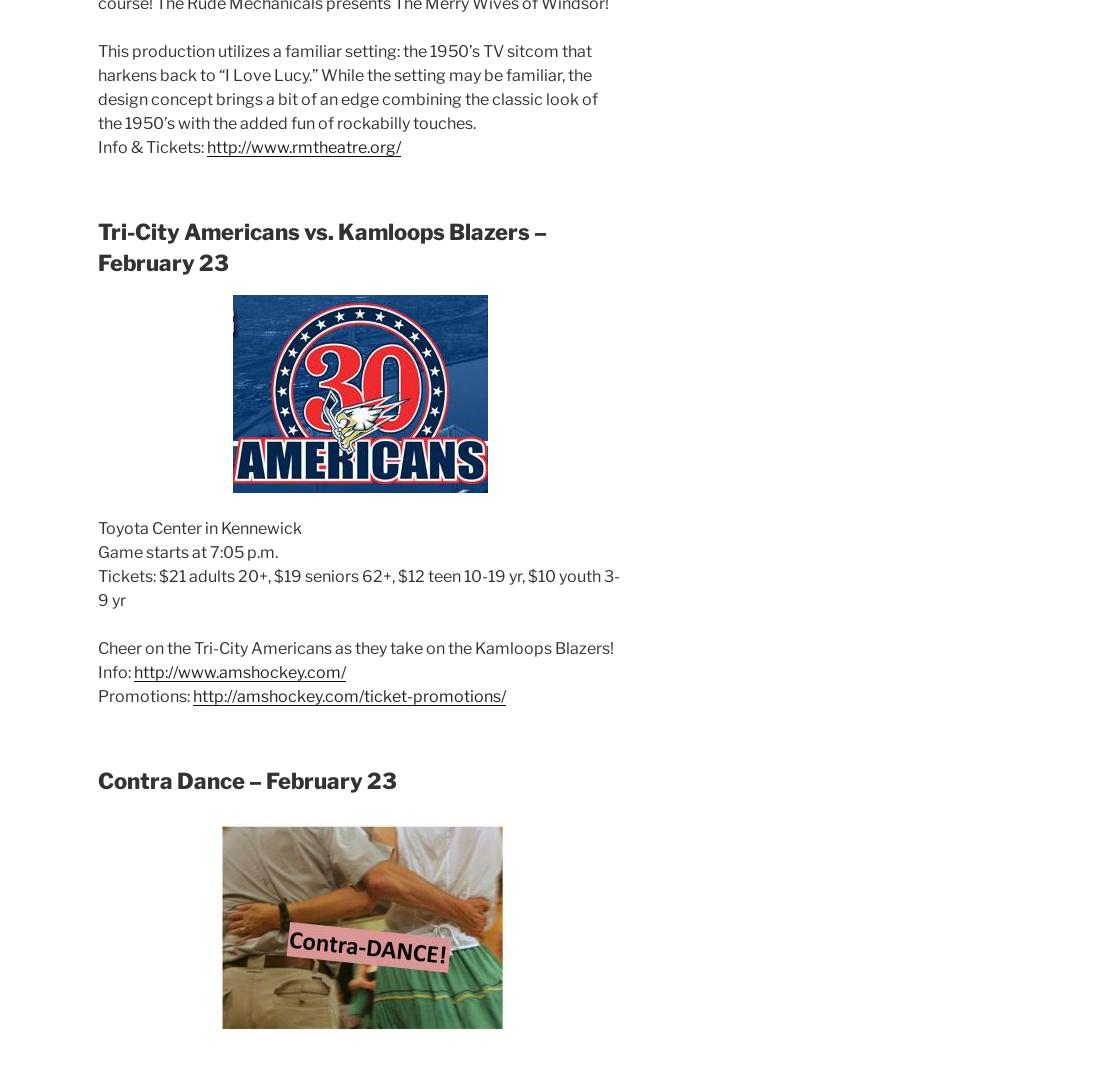  What do you see at coordinates (240, 671) in the screenshot?
I see `'http://www.amshockey.com/'` at bounding box center [240, 671].